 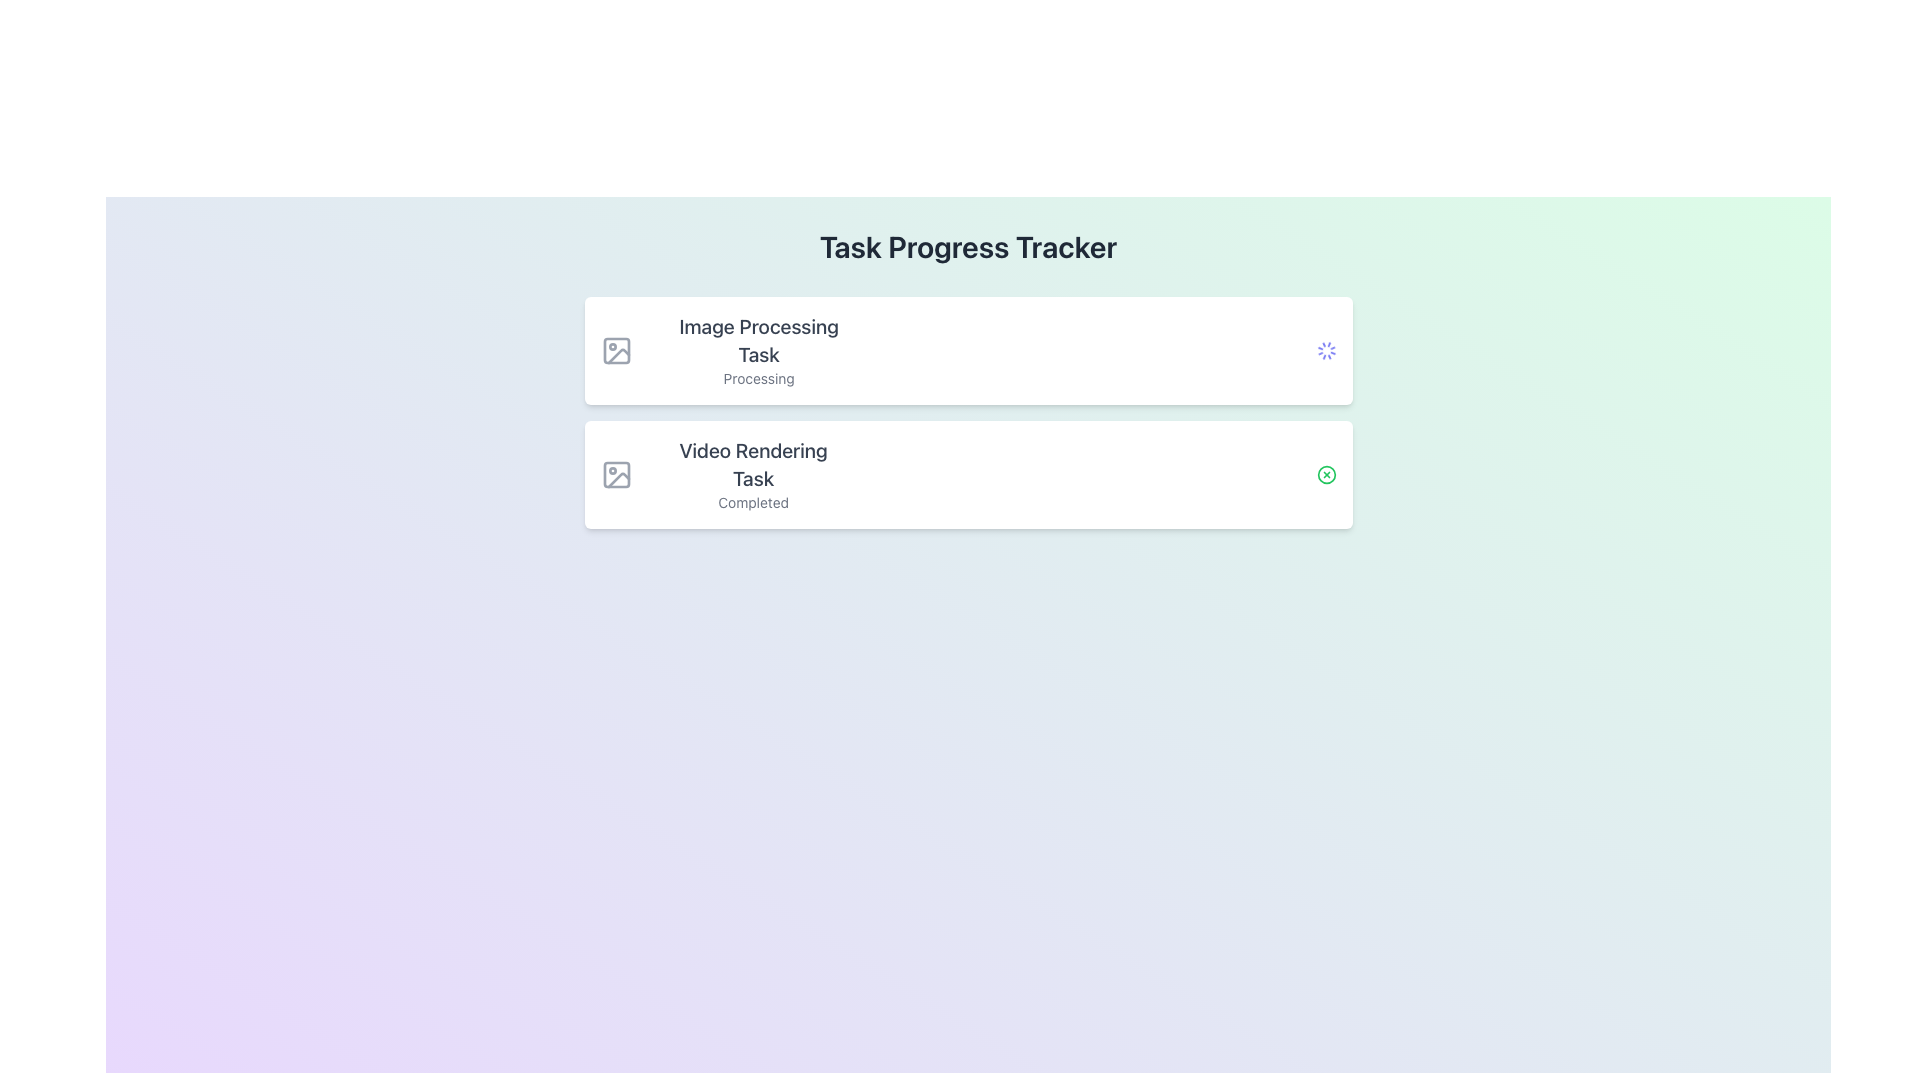 I want to click on static text element serving as the title for the first task card, located at the top of the task list, above the subtitle 'Processing', so click(x=758, y=339).